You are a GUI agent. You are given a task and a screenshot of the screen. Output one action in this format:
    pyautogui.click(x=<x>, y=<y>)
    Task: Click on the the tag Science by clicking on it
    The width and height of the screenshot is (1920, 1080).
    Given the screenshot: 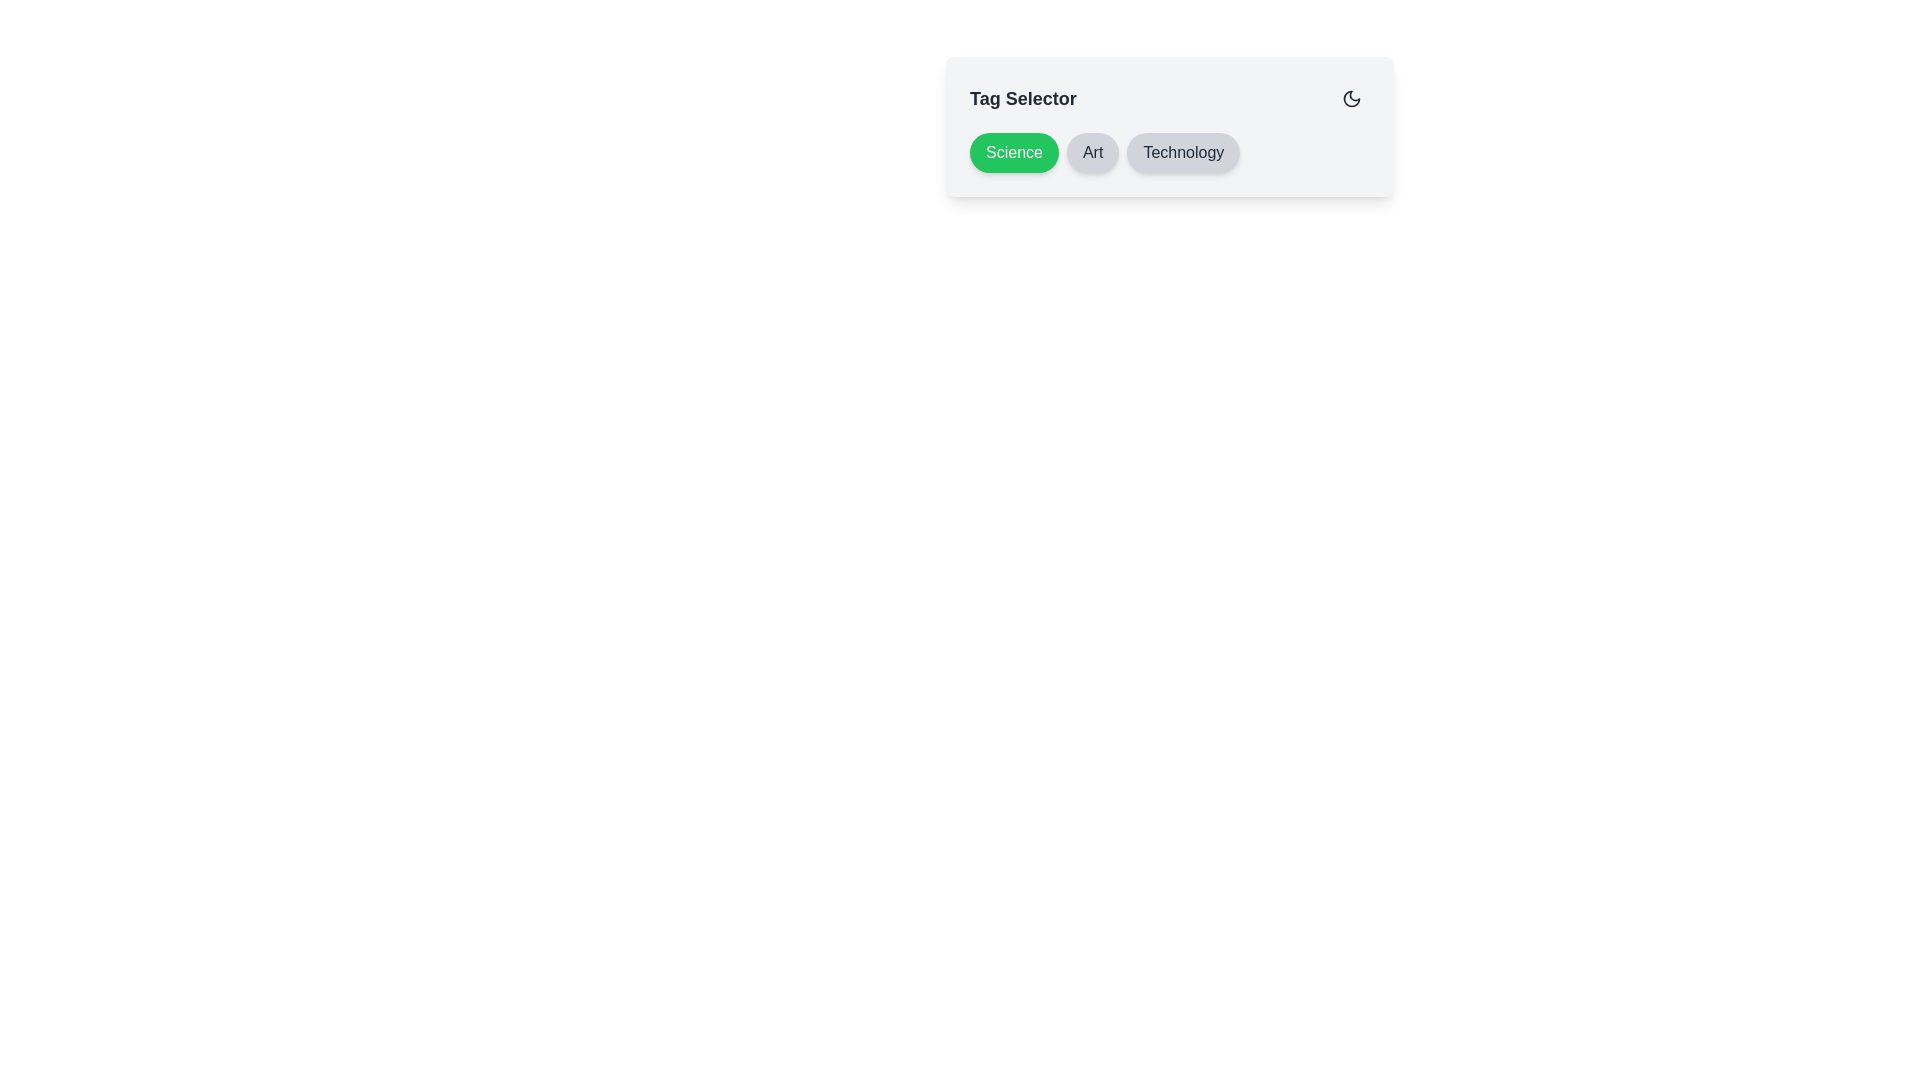 What is the action you would take?
    pyautogui.click(x=1014, y=152)
    